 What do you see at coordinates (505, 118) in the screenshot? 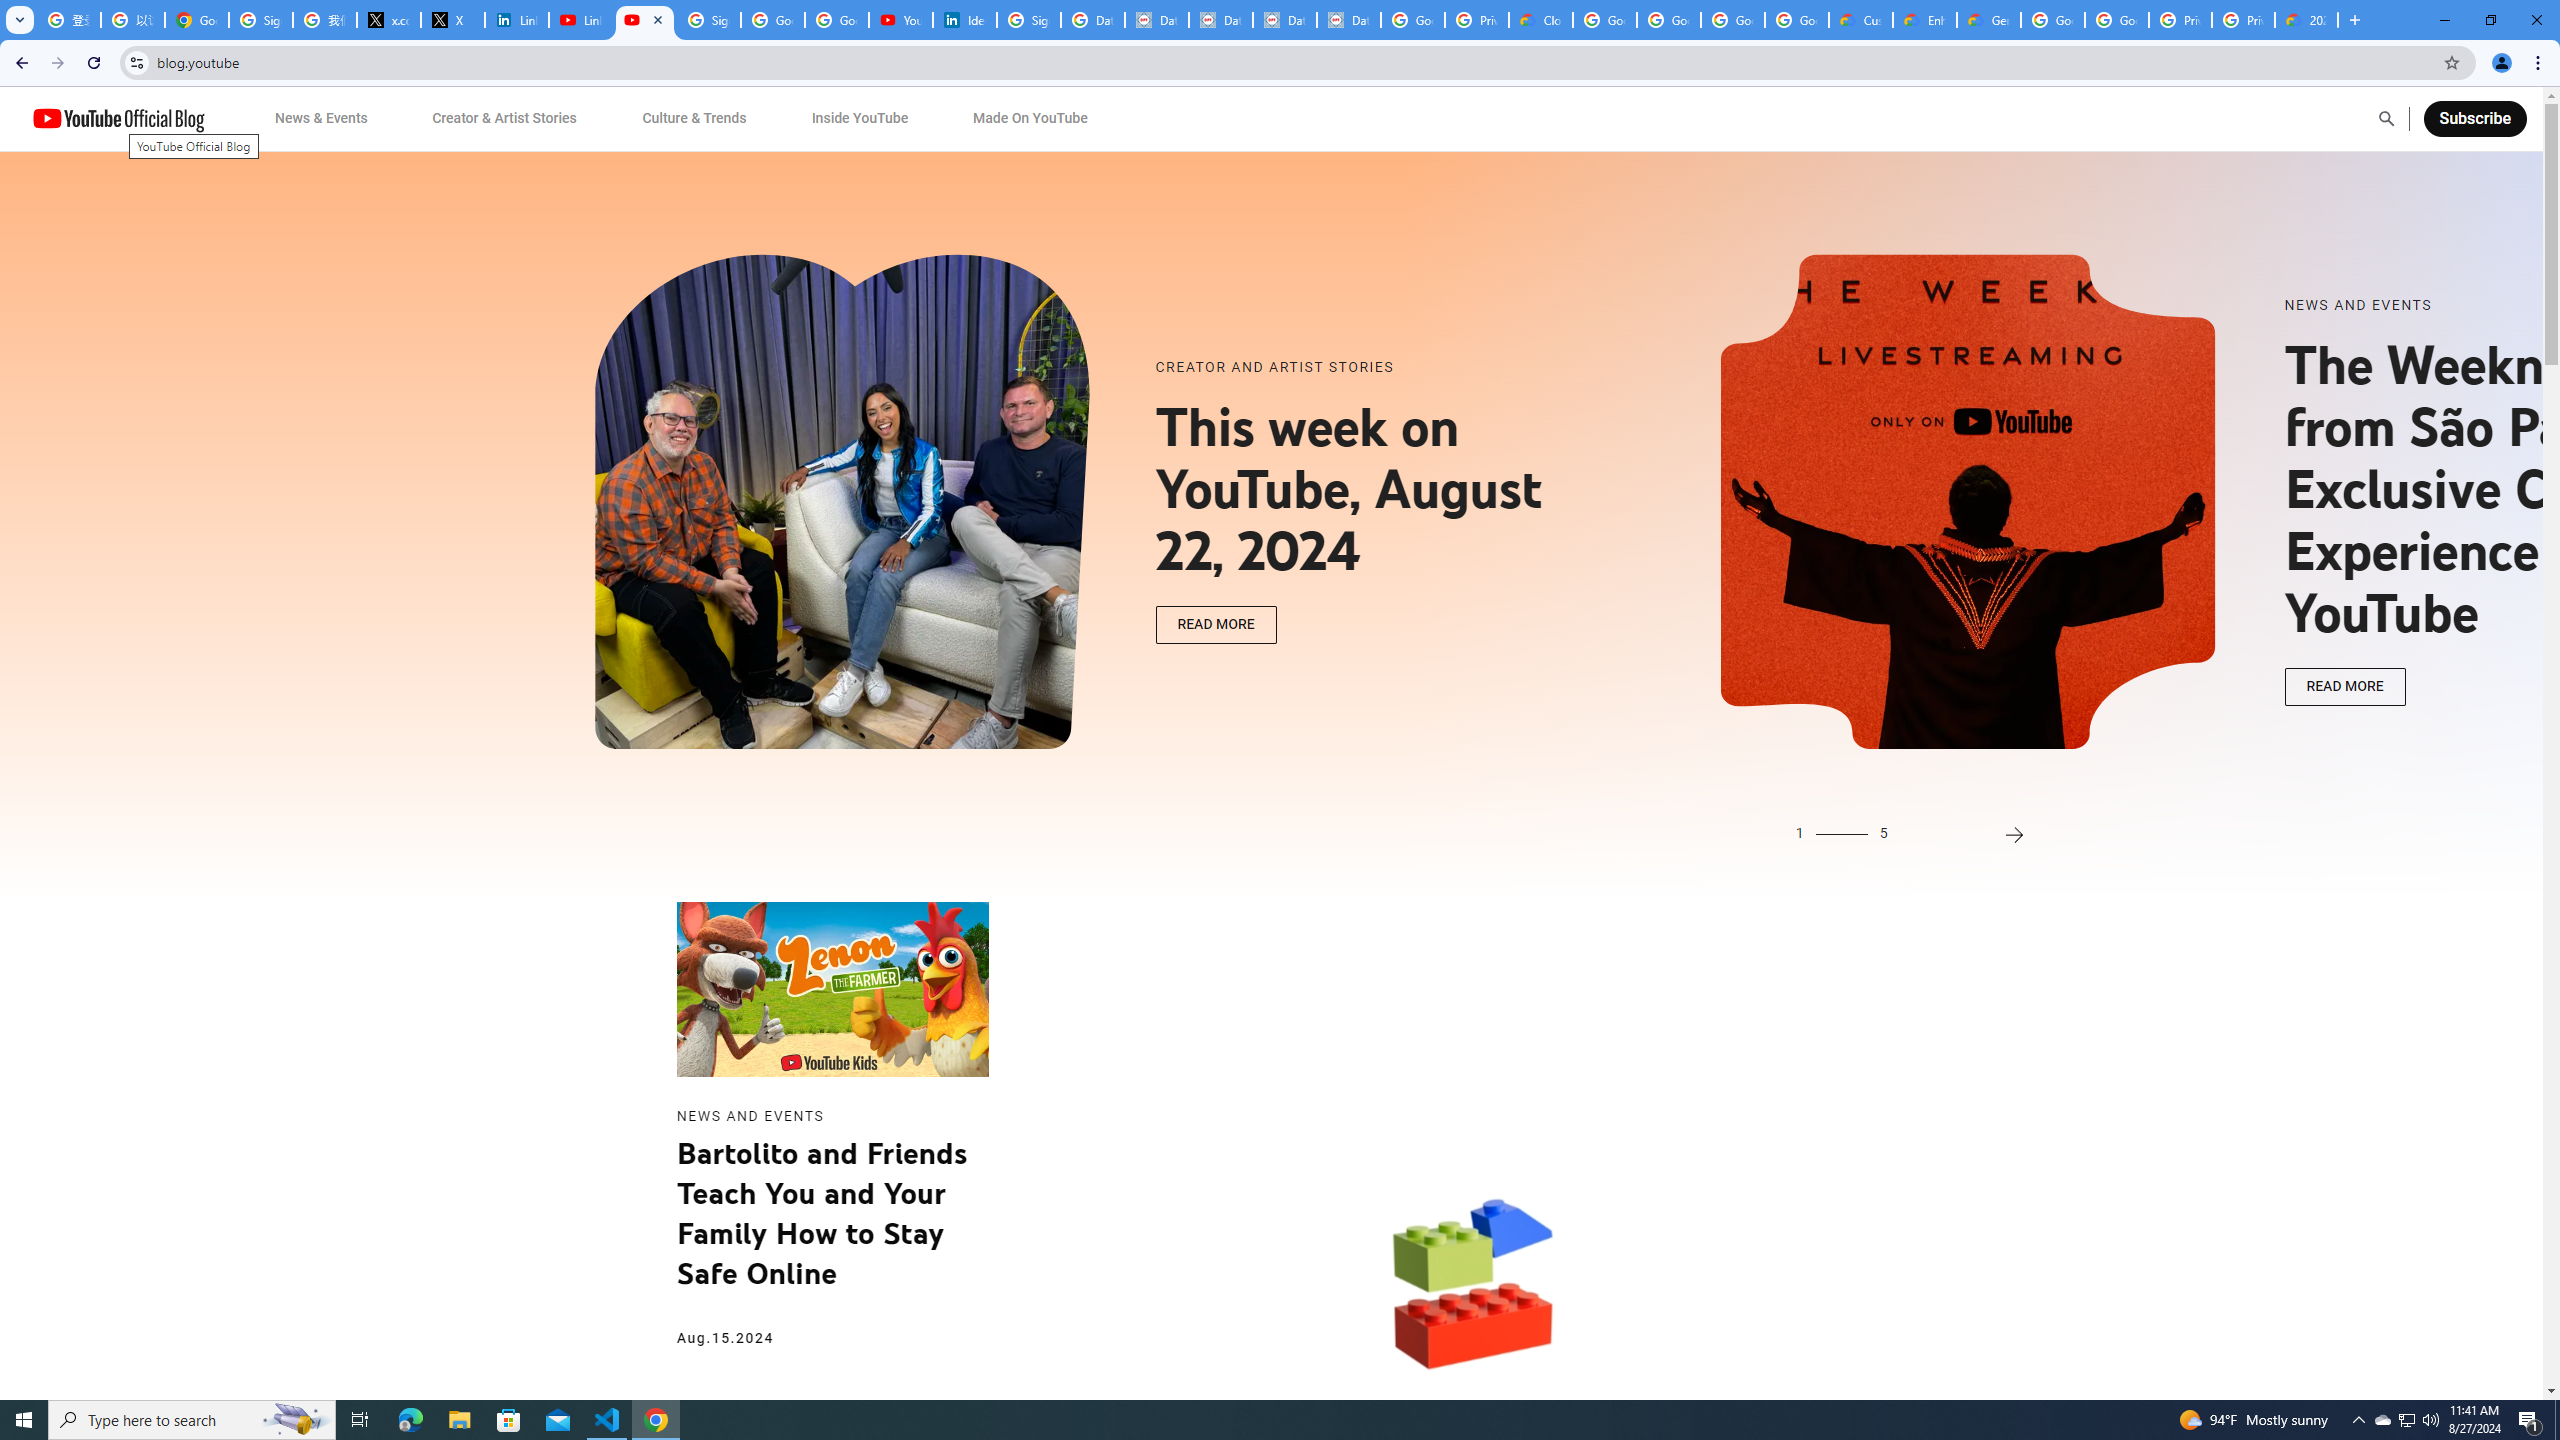
I see `'Creator & Artist Stories'` at bounding box center [505, 118].